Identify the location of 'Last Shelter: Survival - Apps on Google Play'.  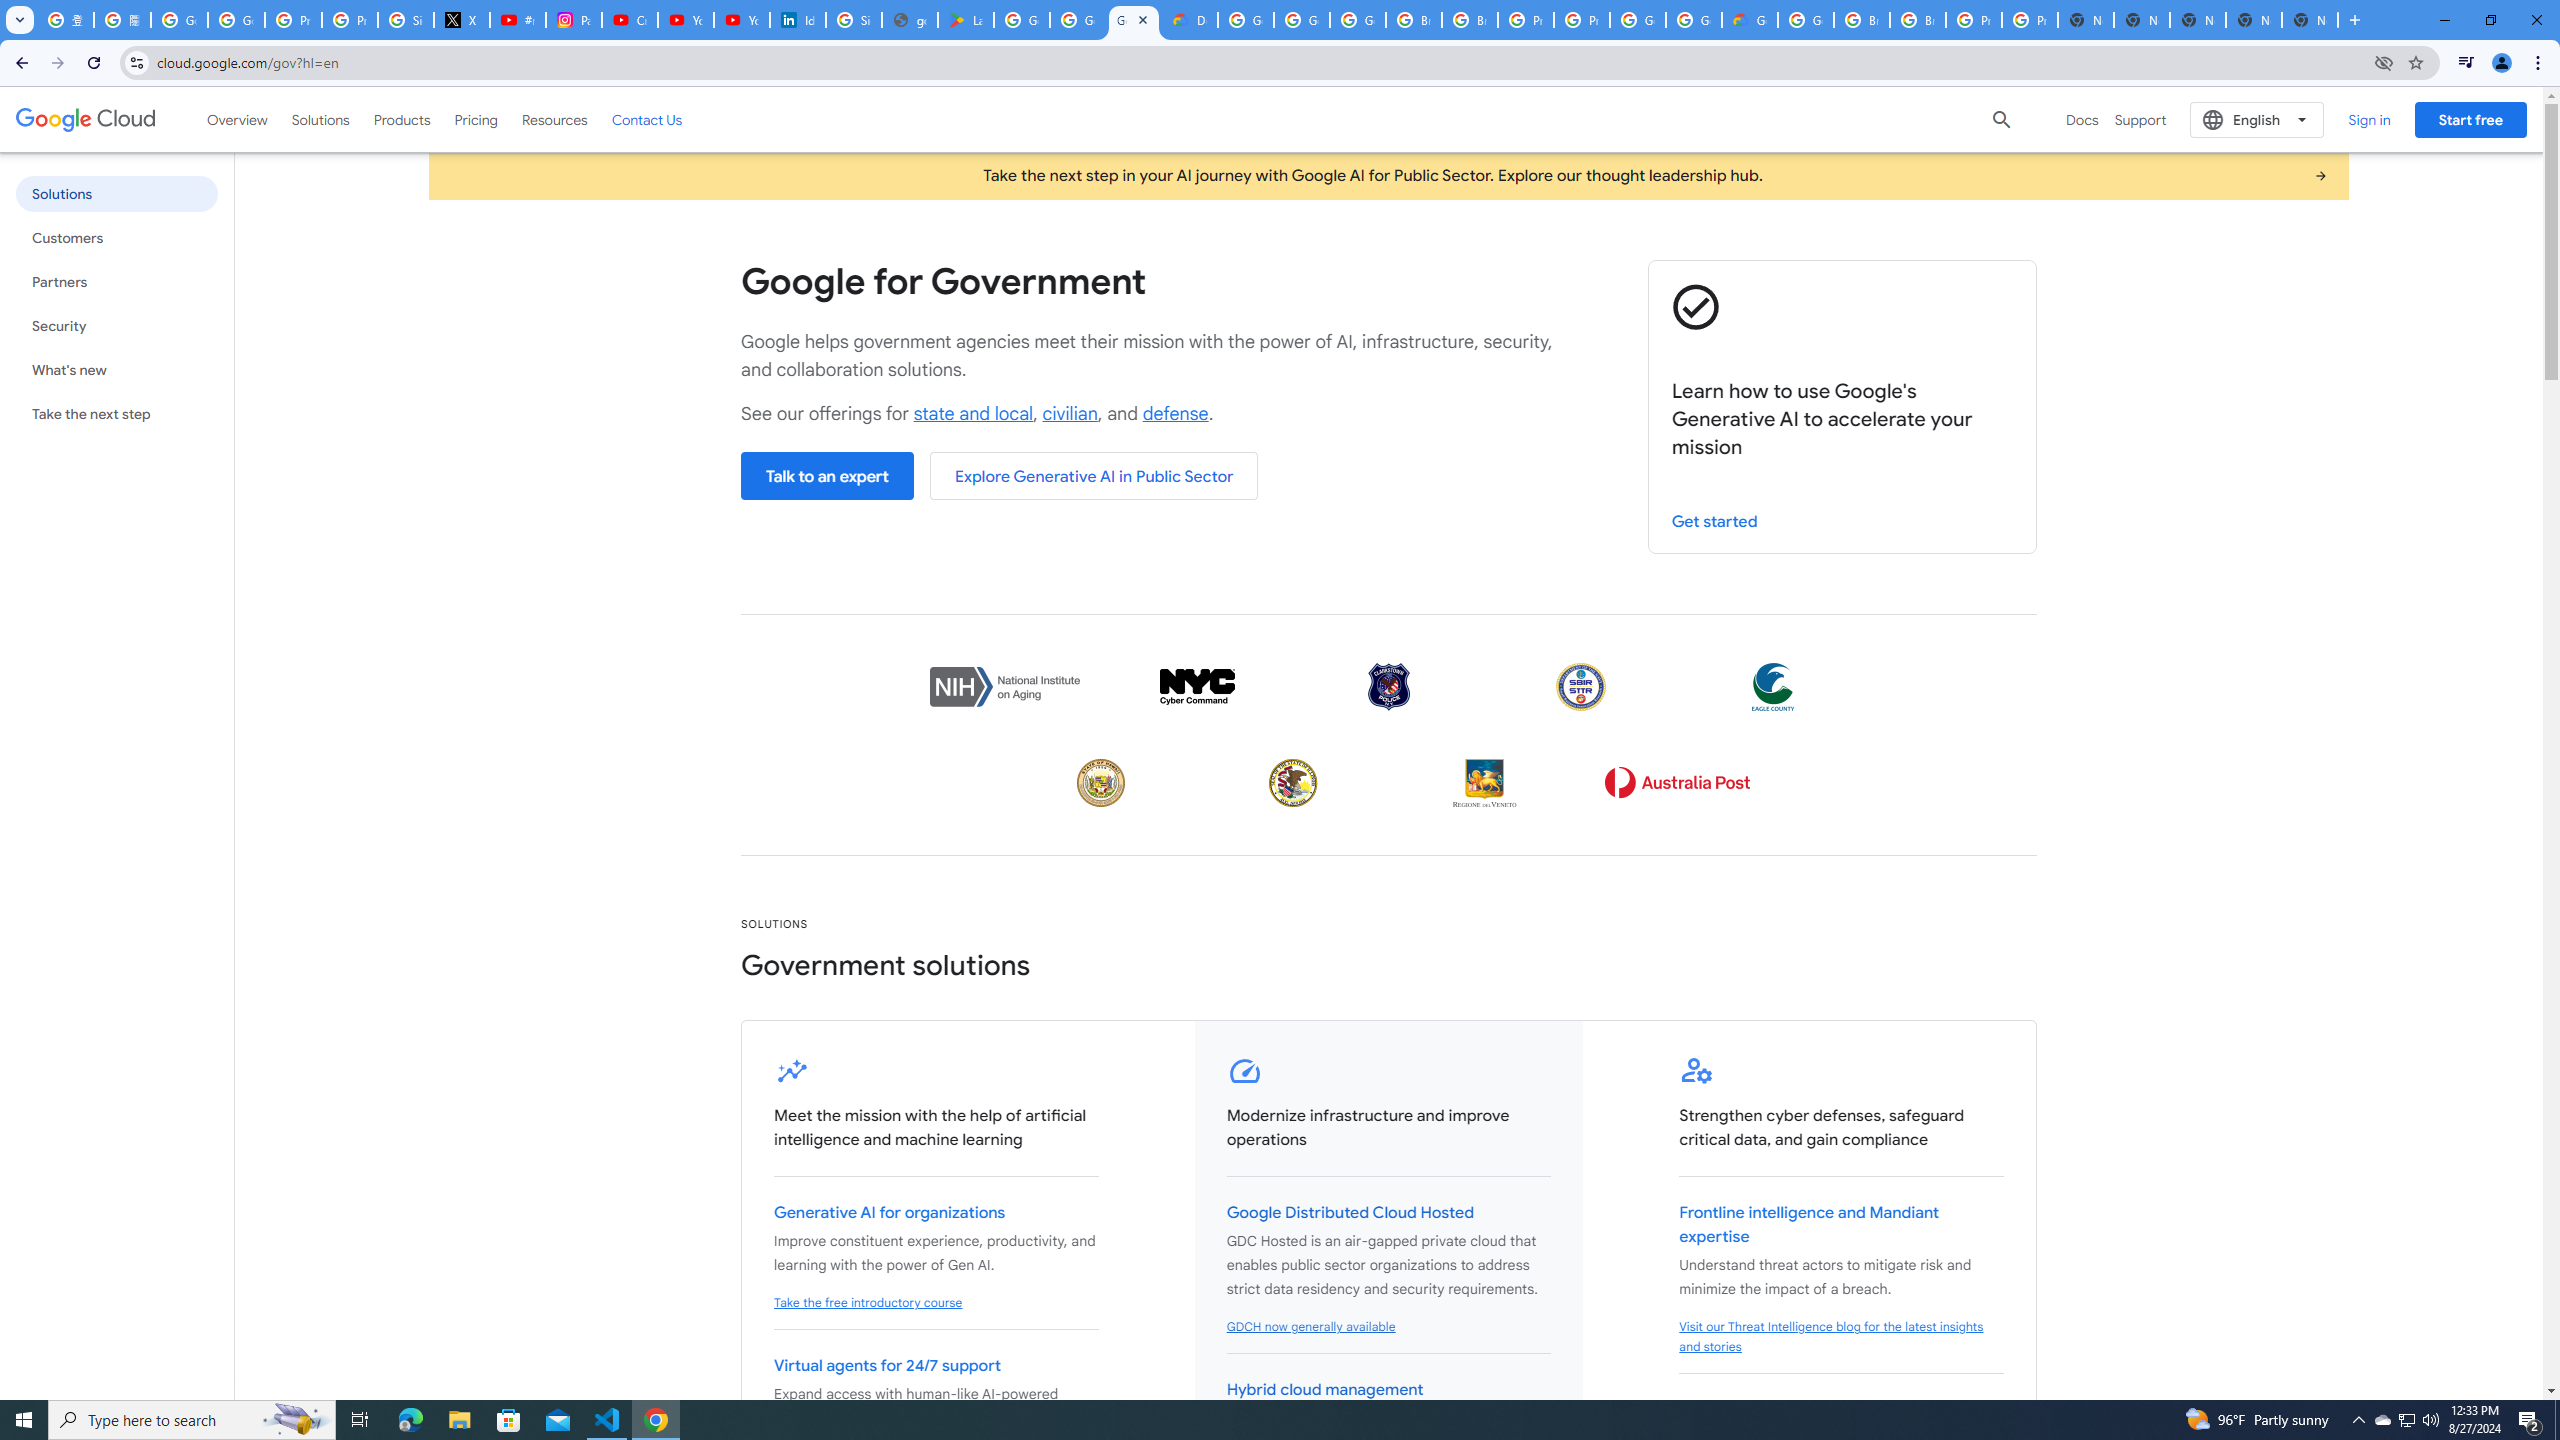
(966, 19).